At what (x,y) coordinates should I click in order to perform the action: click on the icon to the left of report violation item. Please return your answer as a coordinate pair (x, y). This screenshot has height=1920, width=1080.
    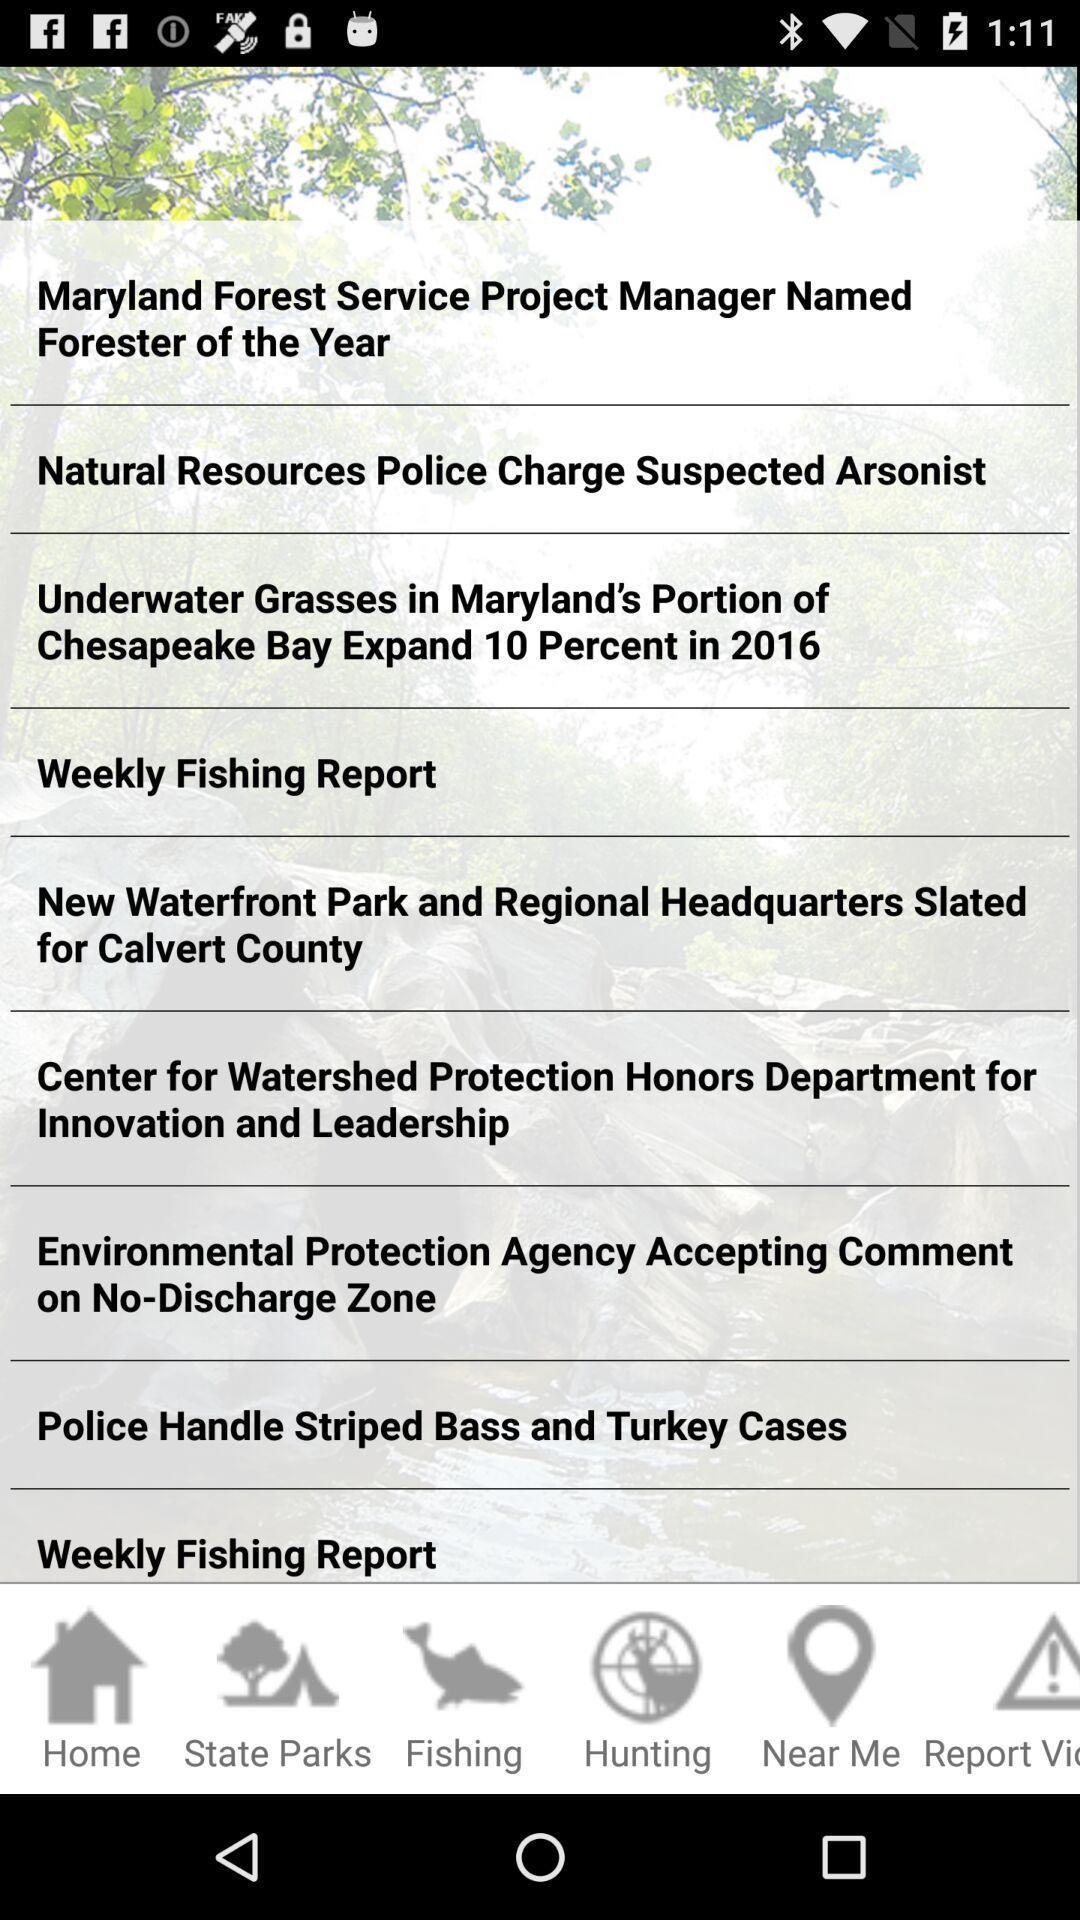
    Looking at the image, I should click on (831, 1689).